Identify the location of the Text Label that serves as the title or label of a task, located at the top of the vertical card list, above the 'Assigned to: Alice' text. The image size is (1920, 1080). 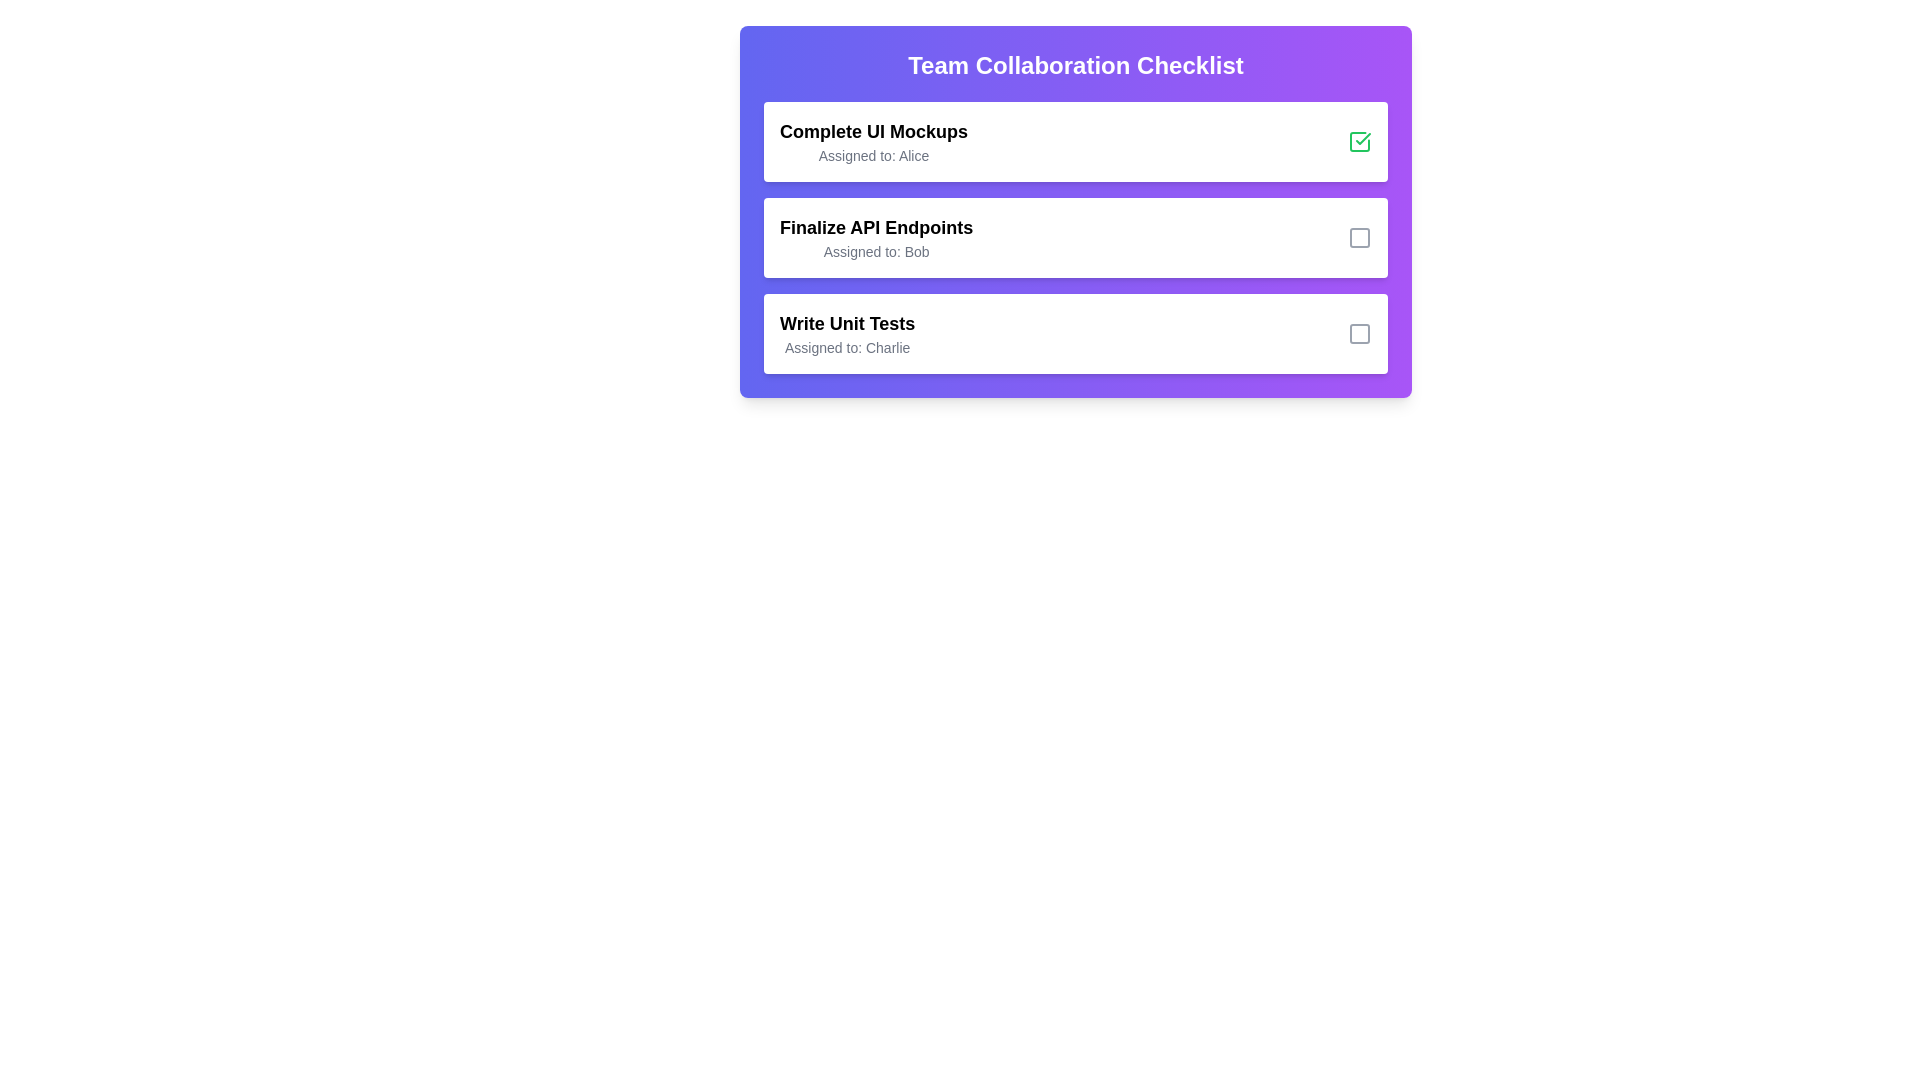
(873, 131).